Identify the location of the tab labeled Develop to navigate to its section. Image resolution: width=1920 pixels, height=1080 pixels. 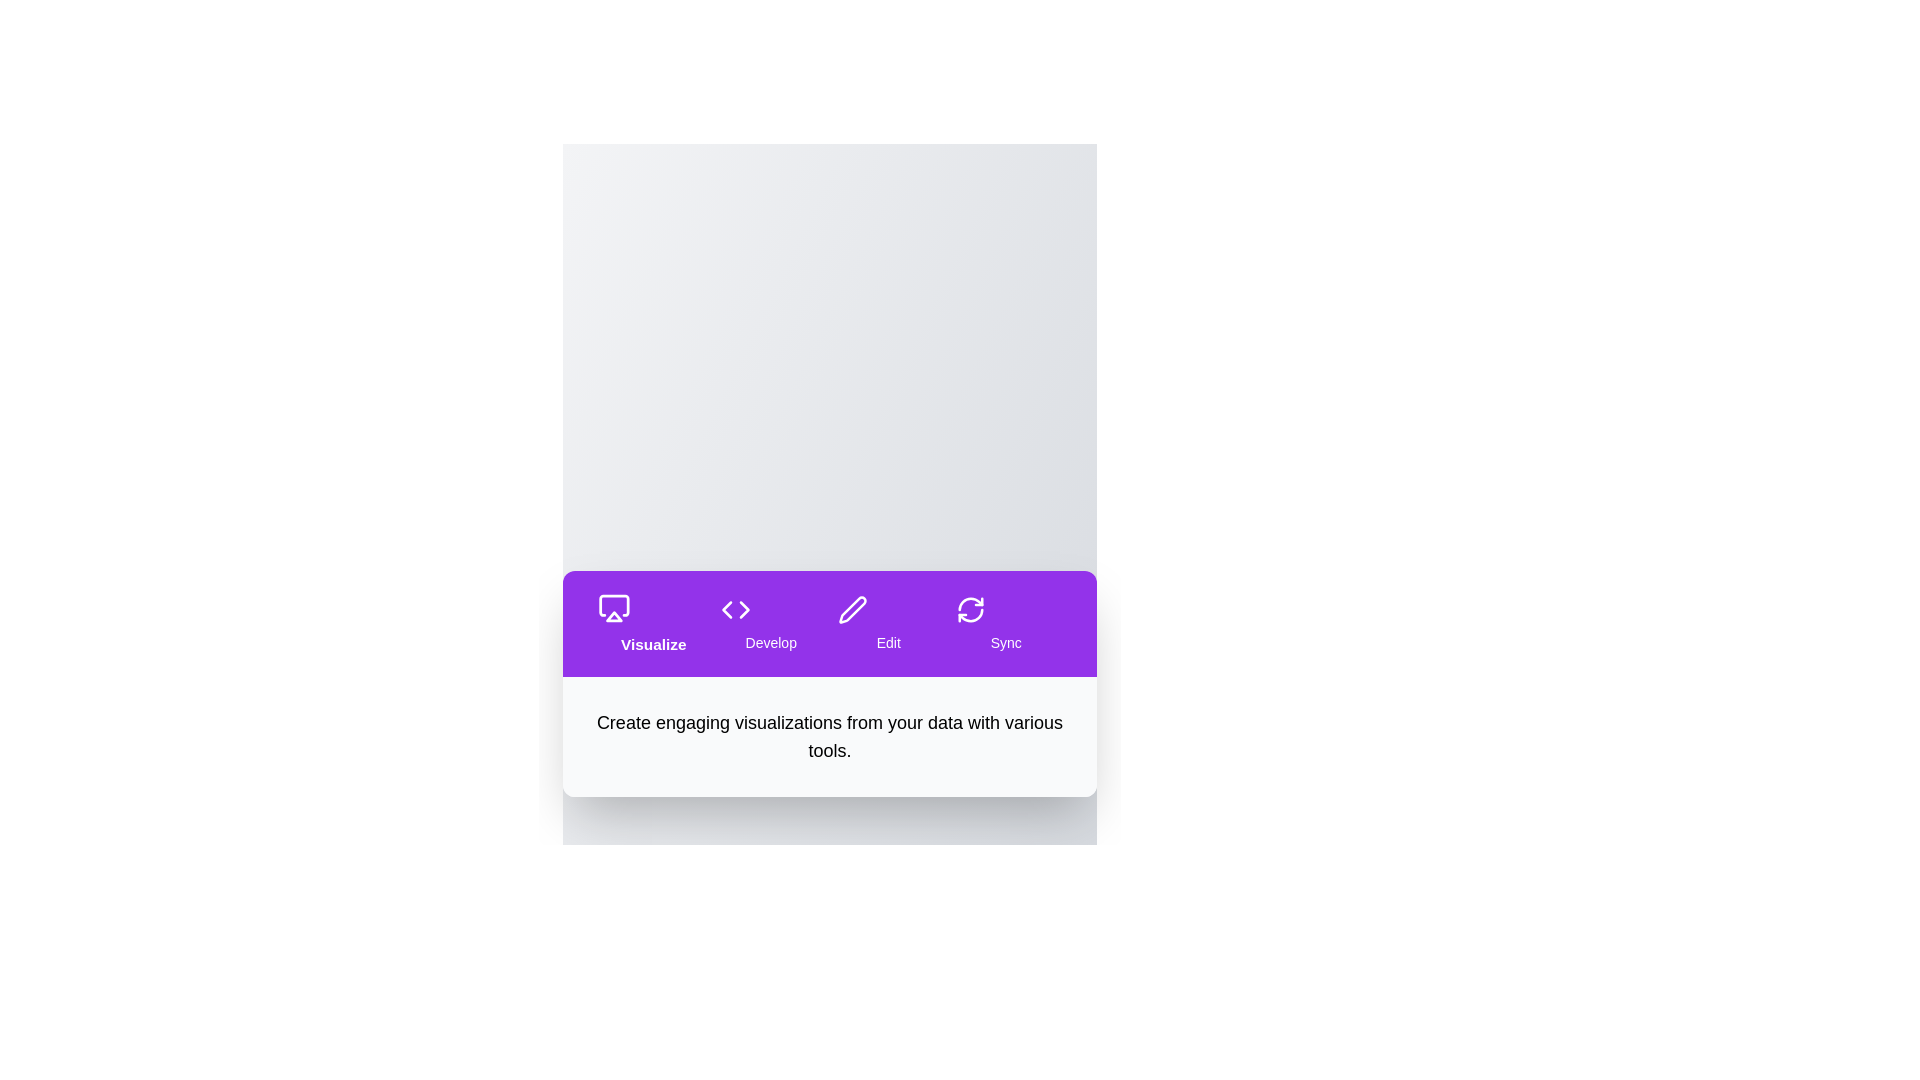
(770, 623).